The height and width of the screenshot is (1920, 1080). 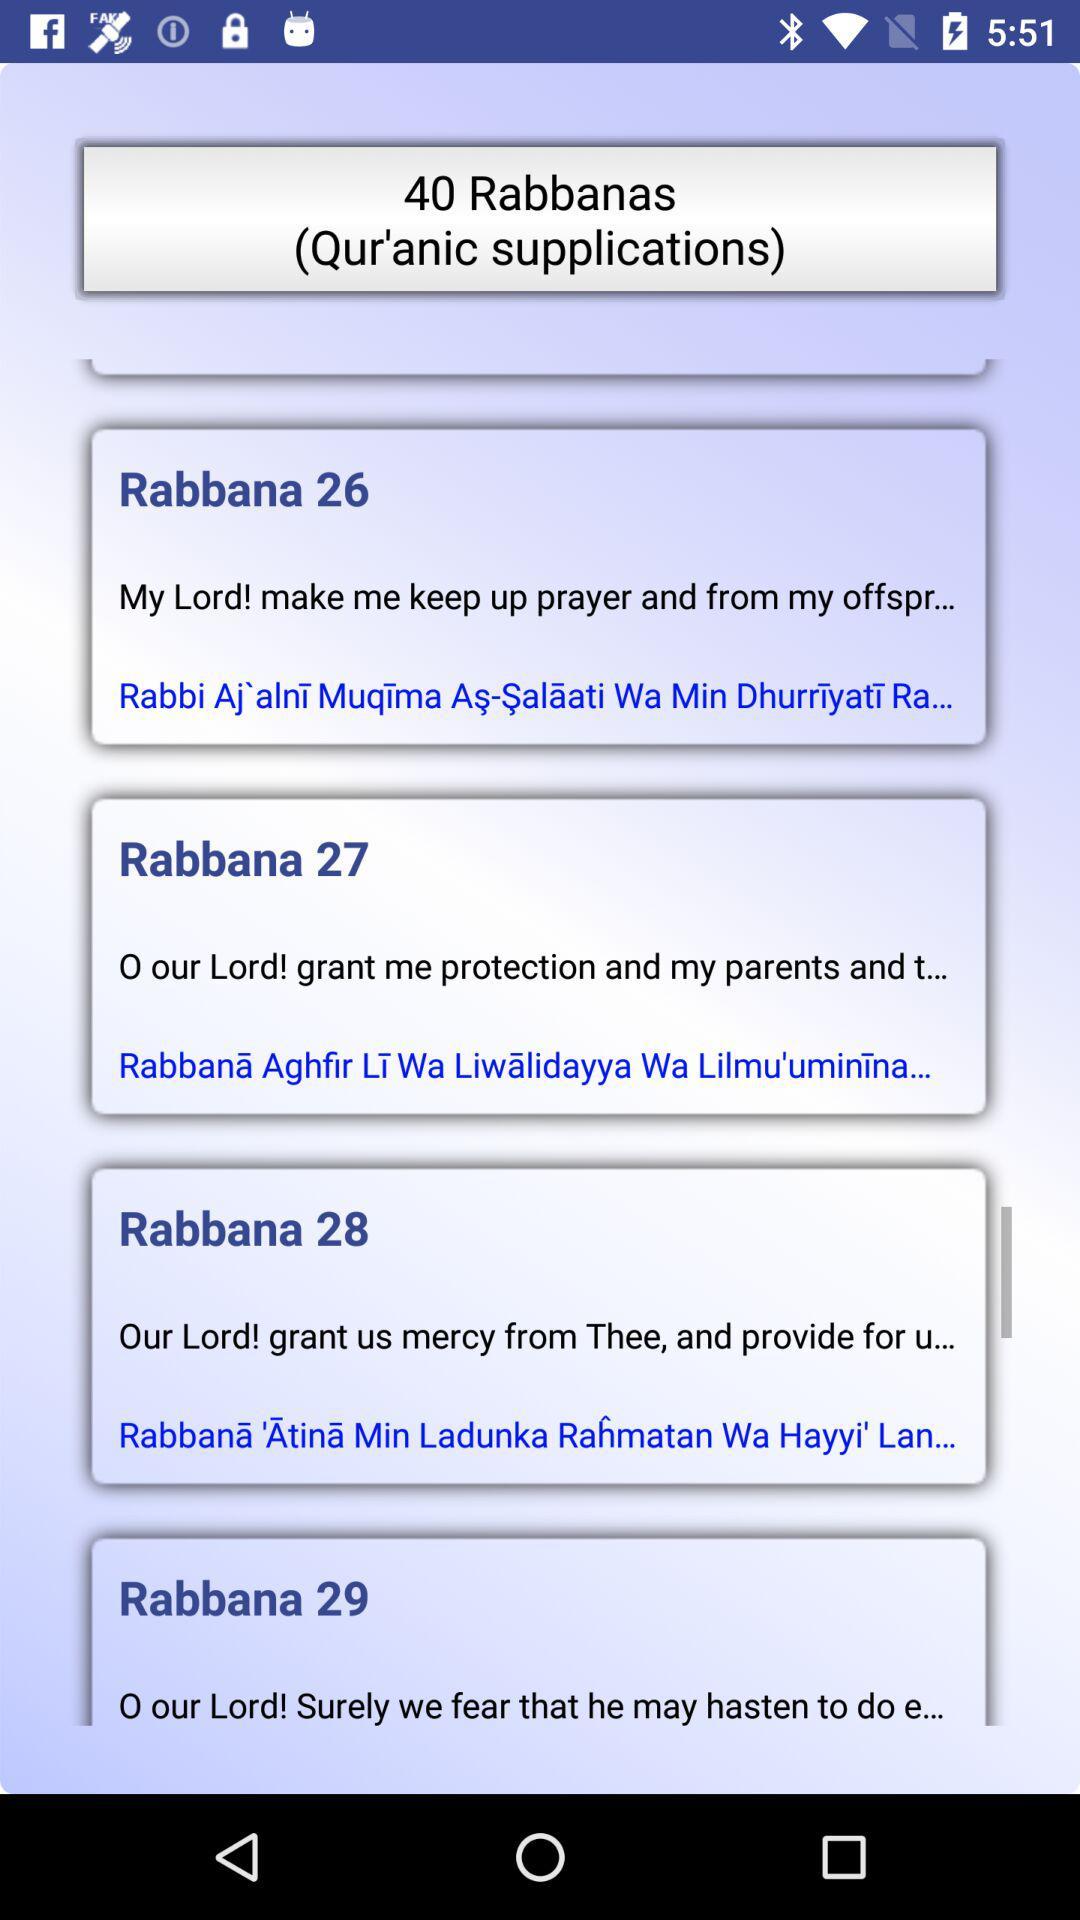 What do you see at coordinates (537, 1206) in the screenshot?
I see `icon above our lord grant` at bounding box center [537, 1206].